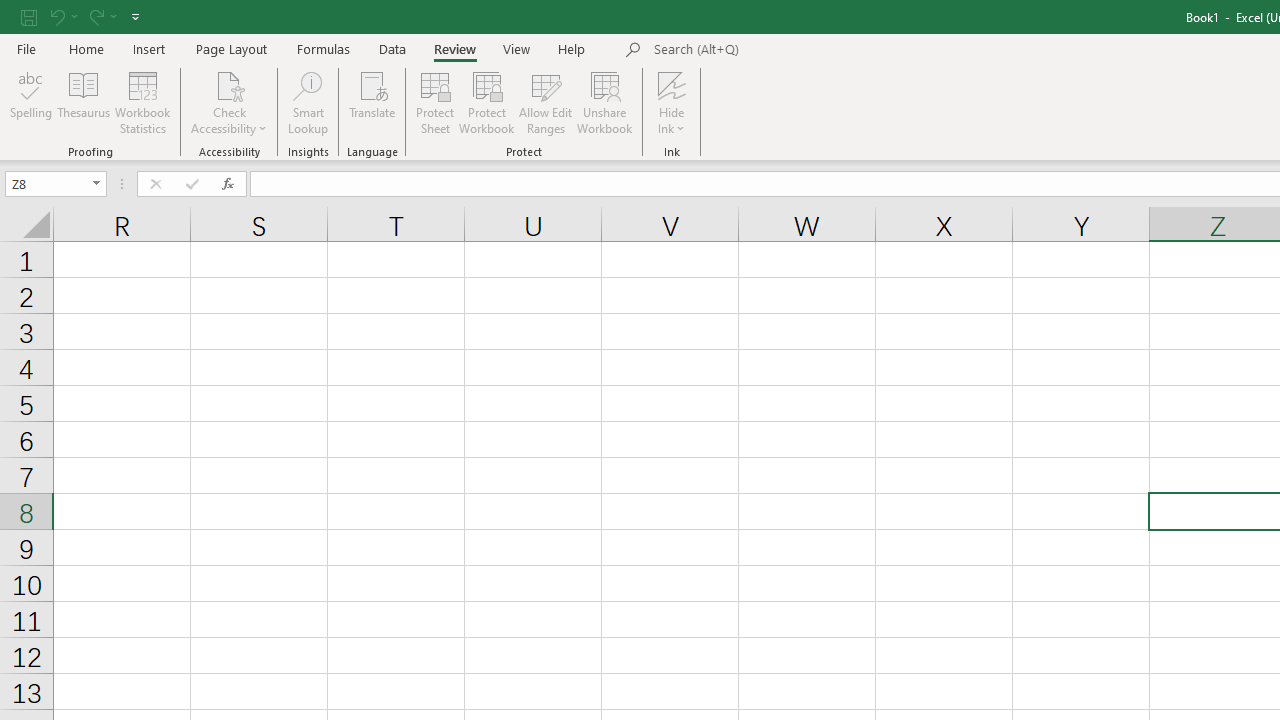 The width and height of the screenshot is (1280, 720). Describe the element at coordinates (85, 48) in the screenshot. I see `'Home'` at that location.